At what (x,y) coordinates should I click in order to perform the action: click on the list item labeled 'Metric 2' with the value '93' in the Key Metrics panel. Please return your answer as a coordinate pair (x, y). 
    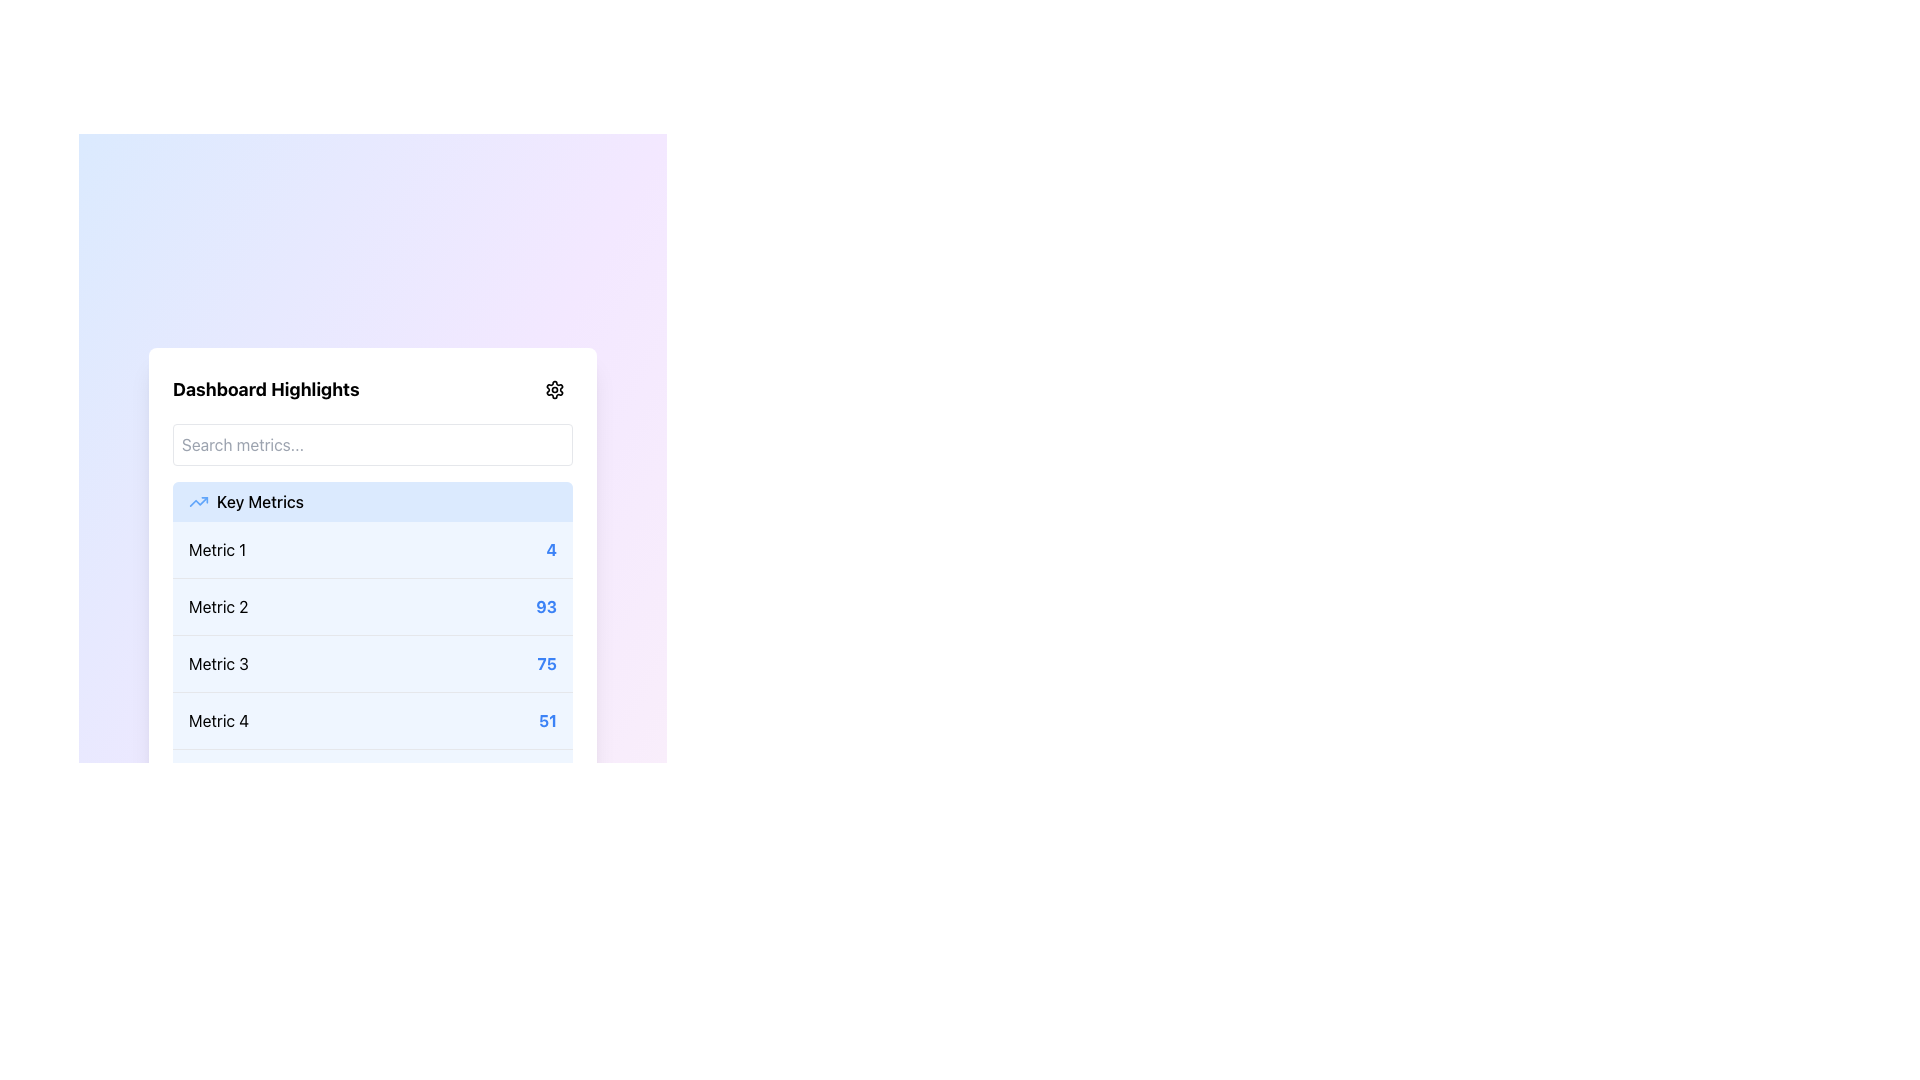
    Looking at the image, I should click on (373, 605).